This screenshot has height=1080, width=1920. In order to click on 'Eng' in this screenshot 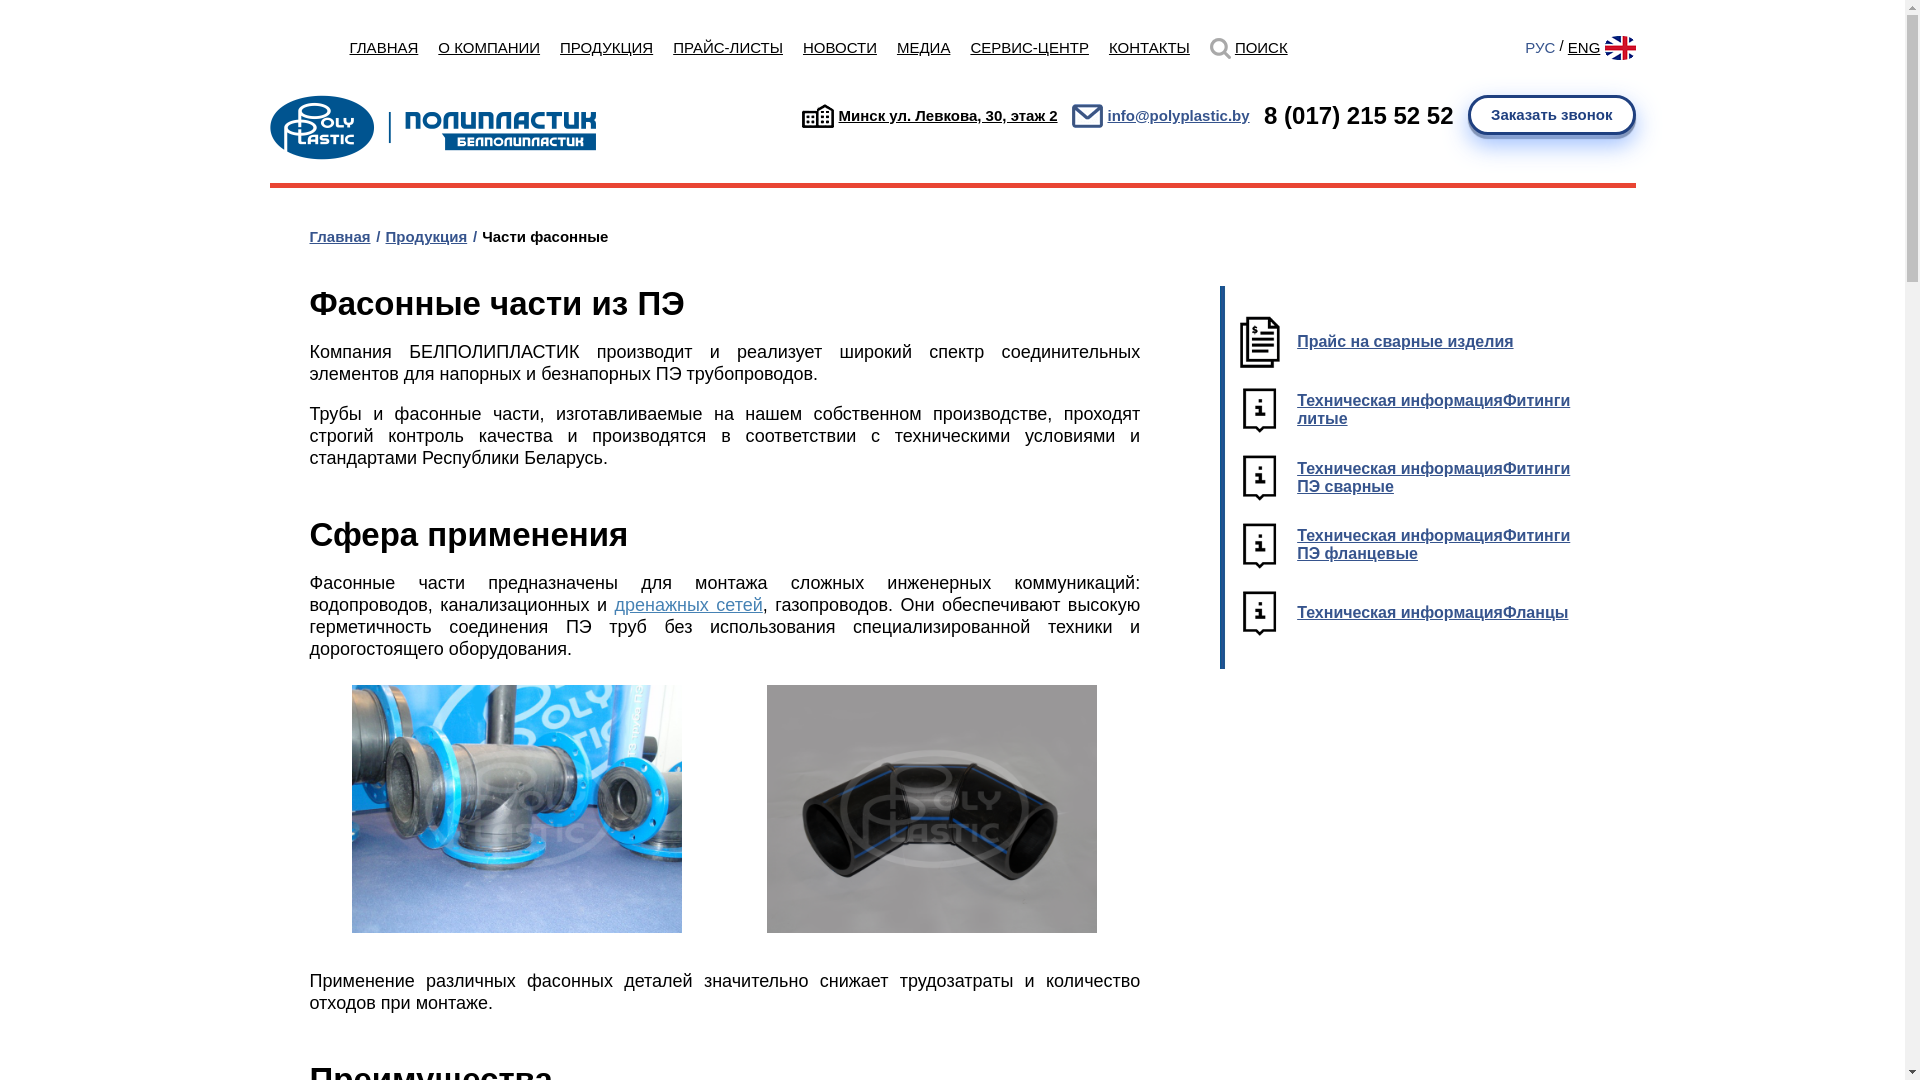, I will do `click(1603, 46)`.